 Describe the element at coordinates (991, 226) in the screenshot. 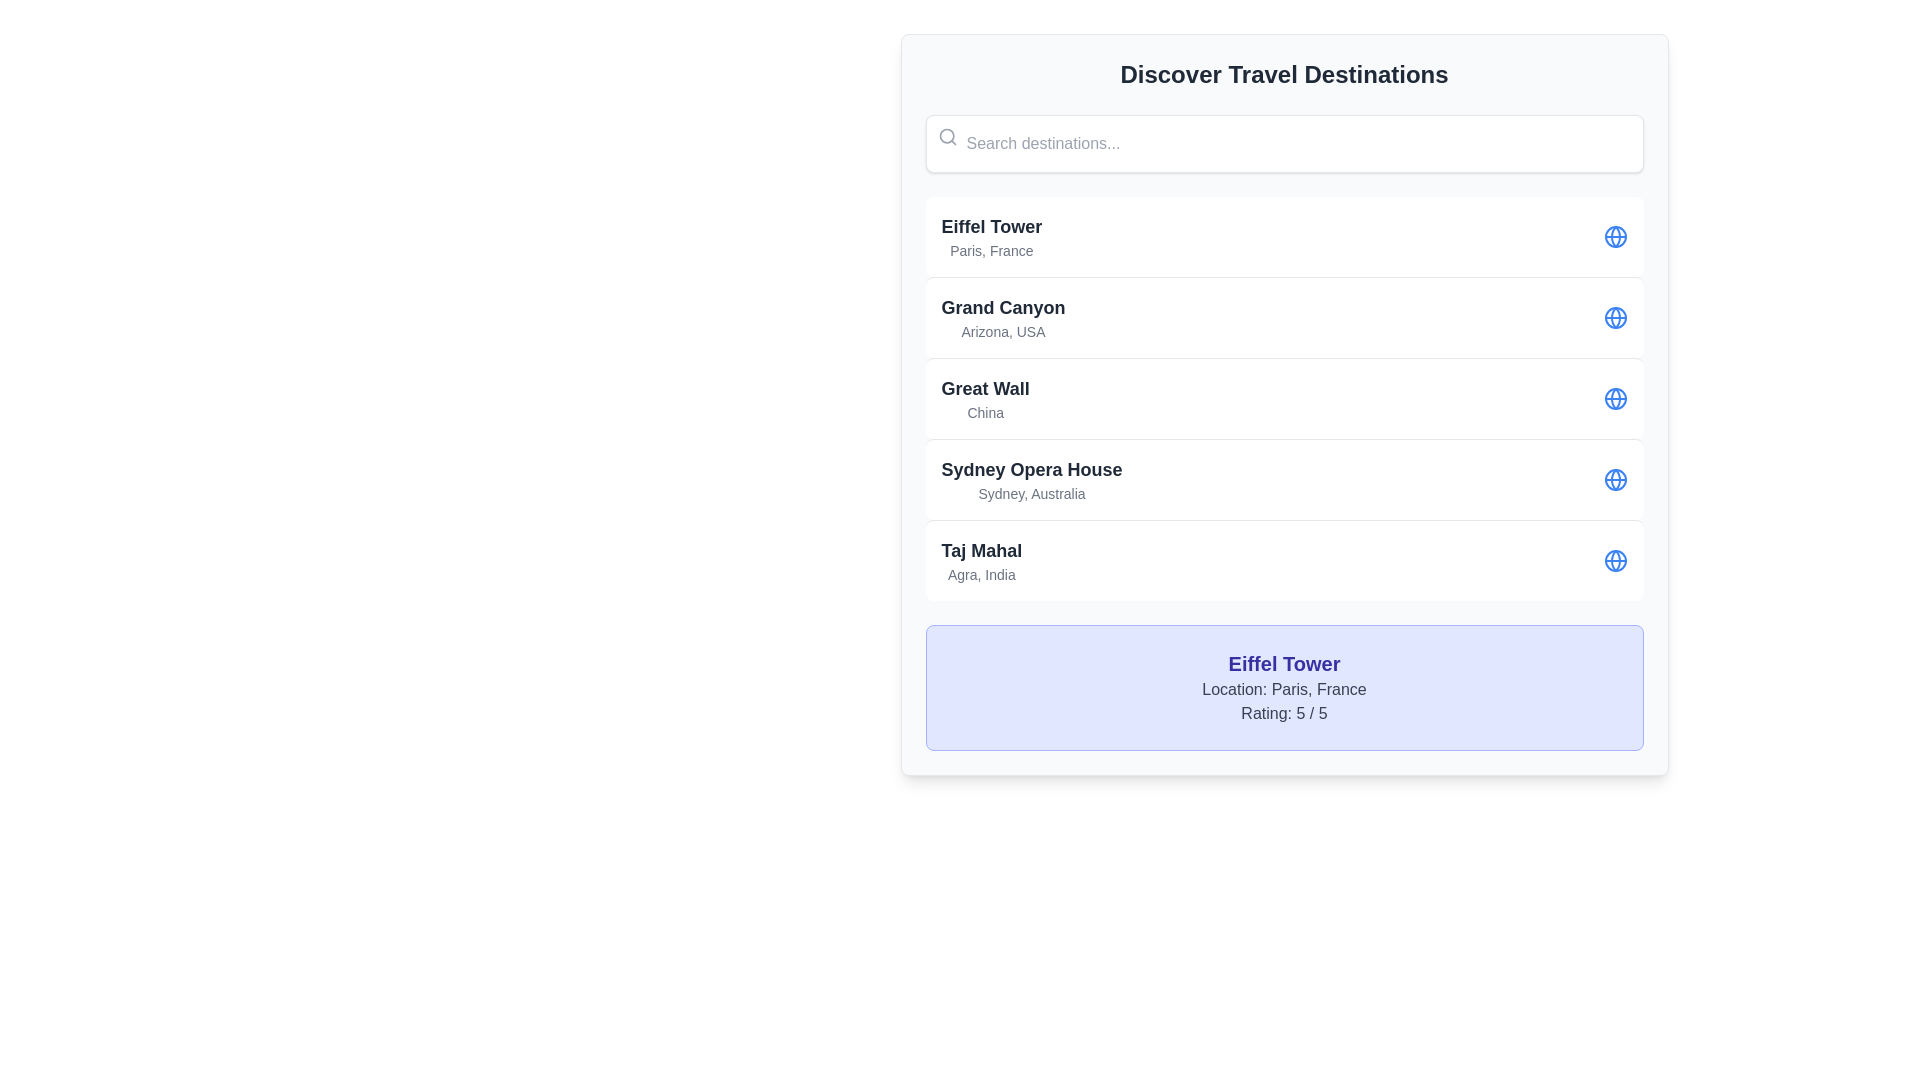

I see `the text label identifying the travel destination 'Eiffel Tower', which is located at the upper-left corner of the list section for travel destinations` at that location.